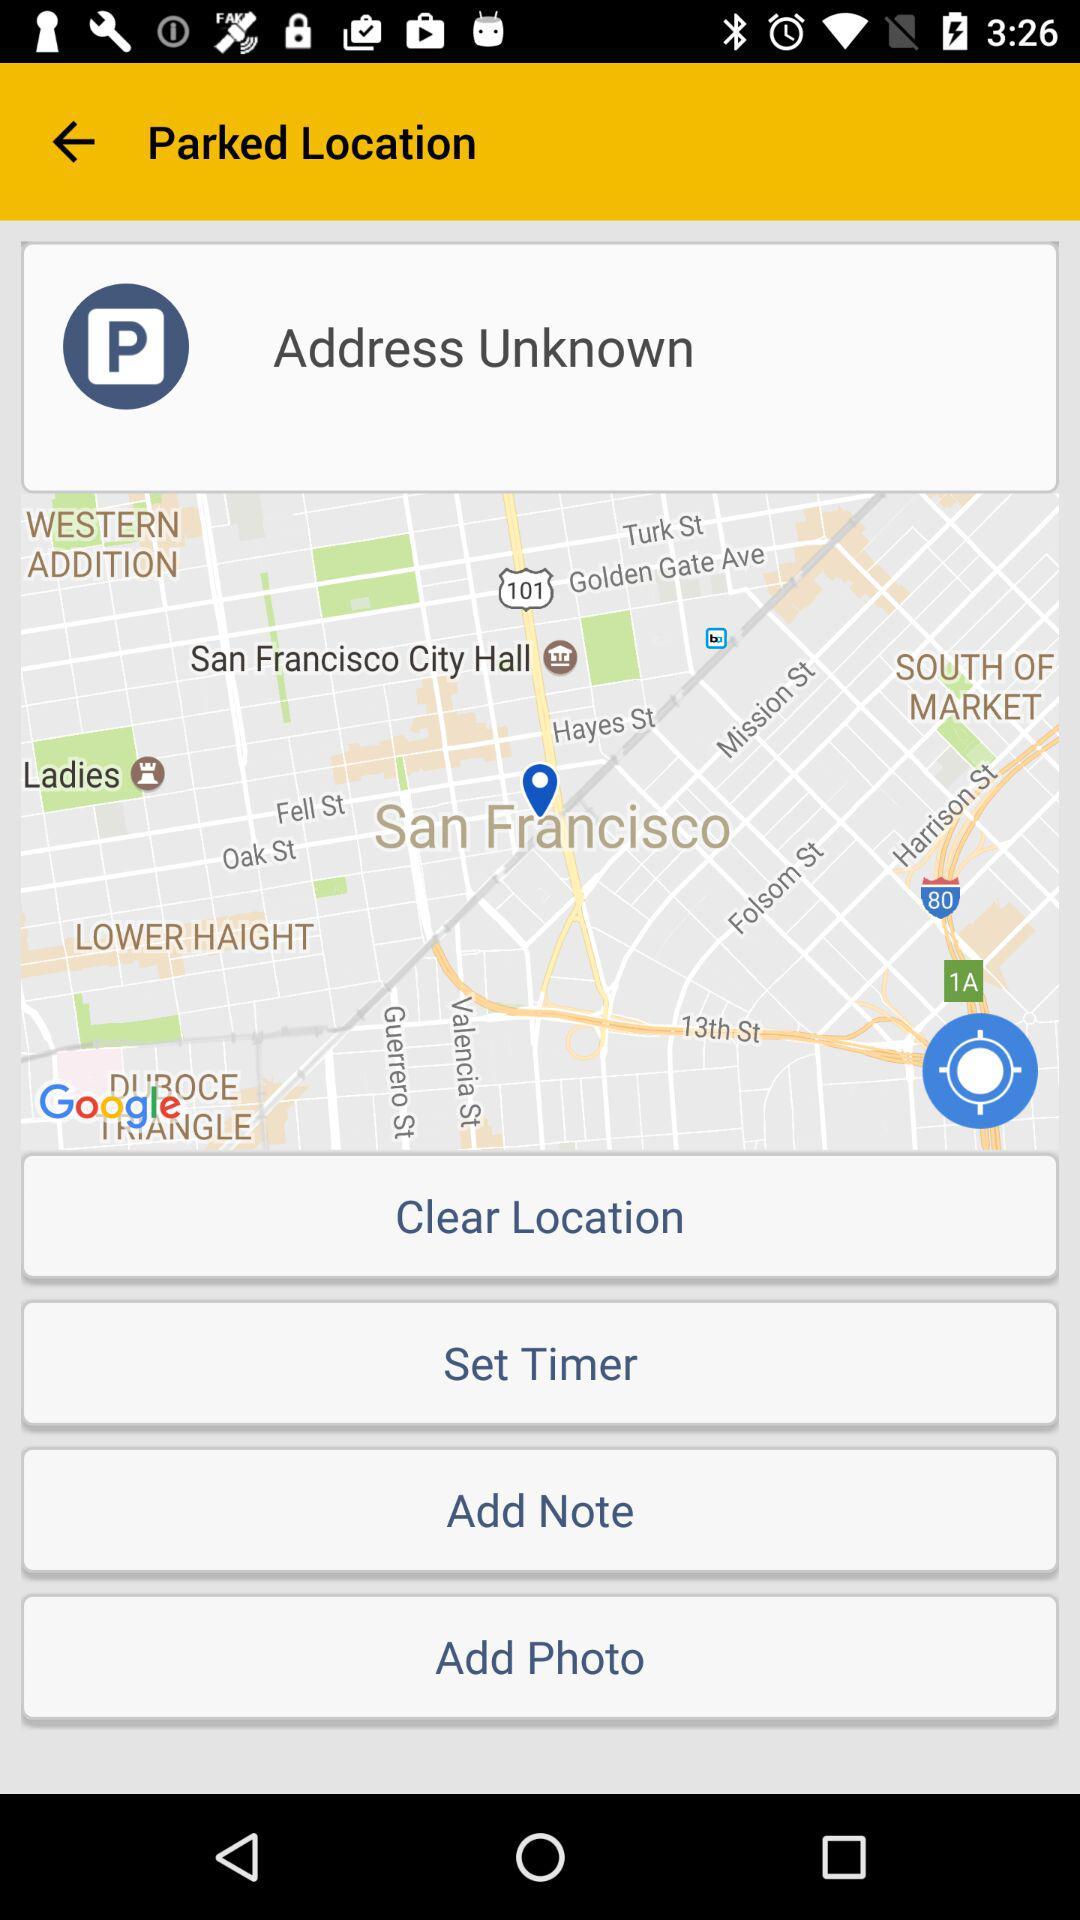  What do you see at coordinates (540, 1510) in the screenshot?
I see `the add note option` at bounding box center [540, 1510].